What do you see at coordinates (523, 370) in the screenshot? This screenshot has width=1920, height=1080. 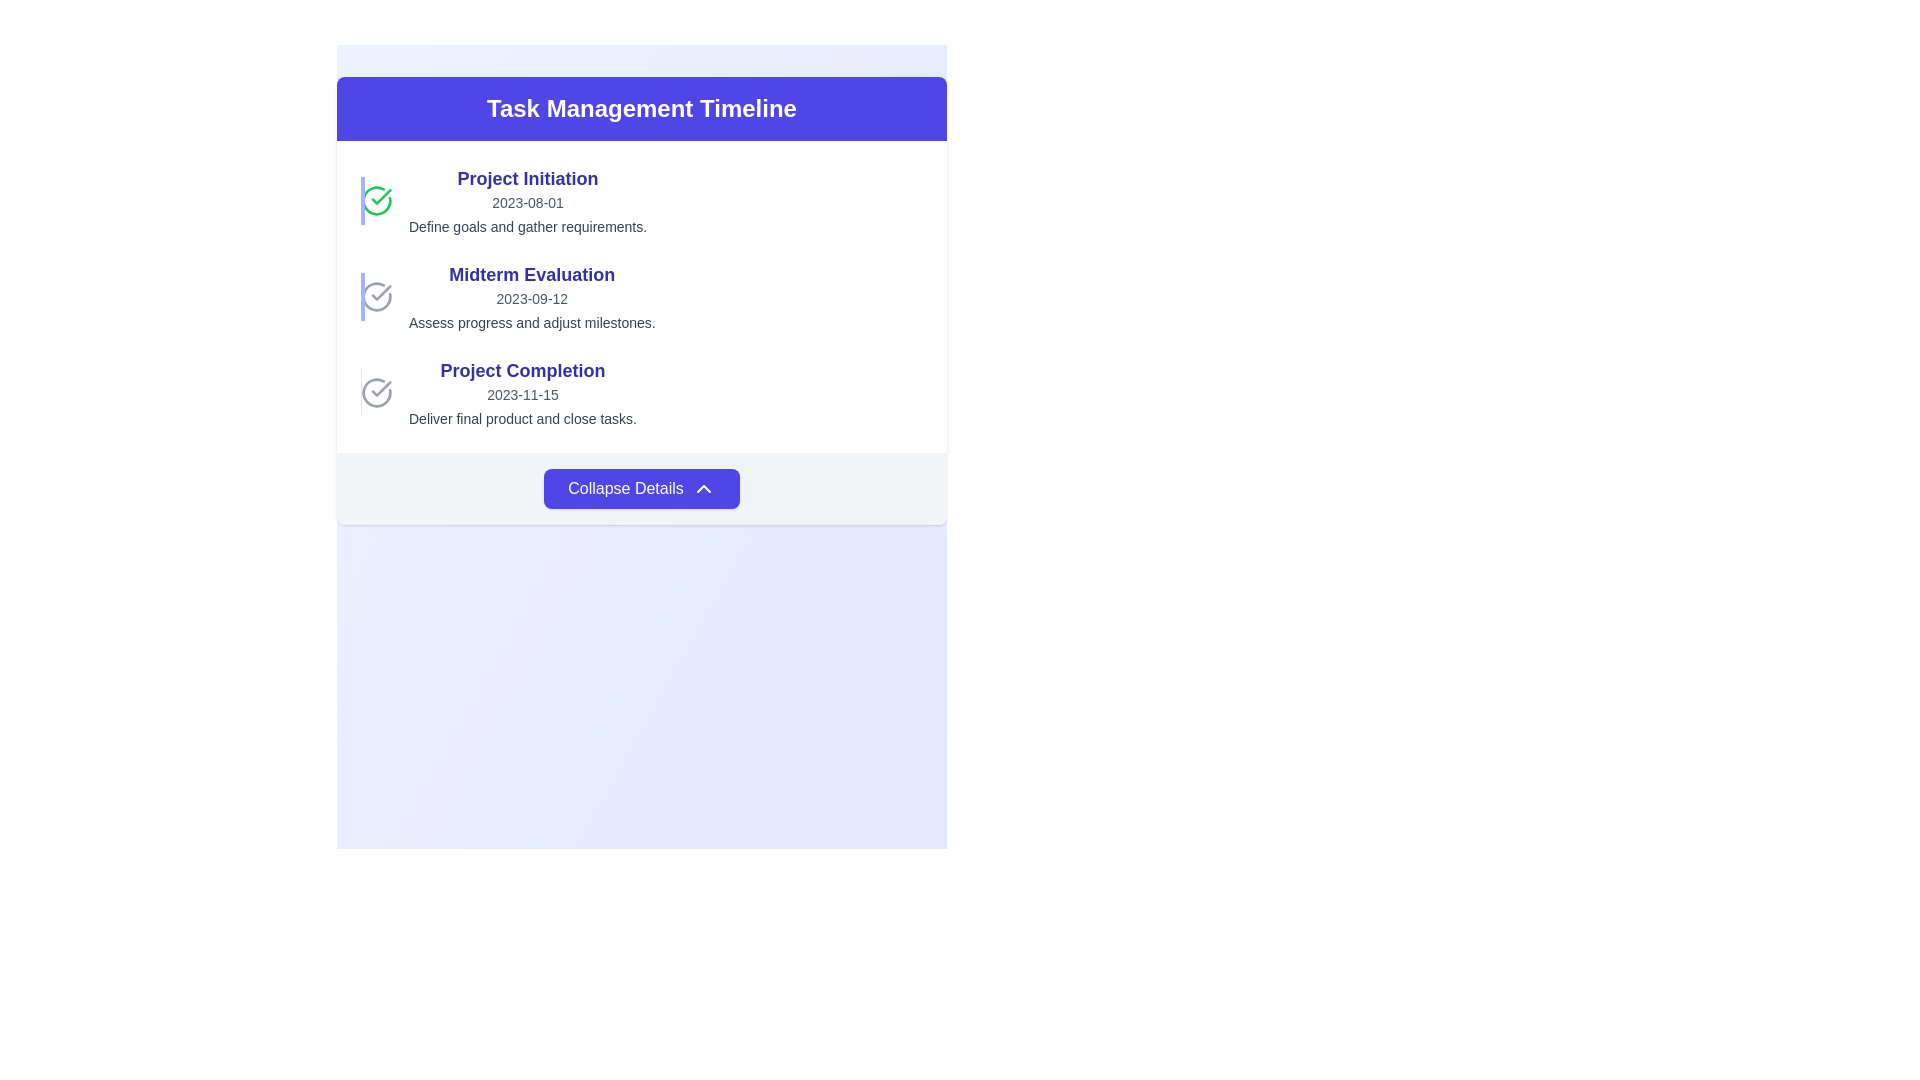 I see `the Text Label indicating the name or description of the task or milestone in the 'Task Management Timeline', which is the third item in the list, positioned between 'Midterm Evaluation' and '2023-11-15'` at bounding box center [523, 370].